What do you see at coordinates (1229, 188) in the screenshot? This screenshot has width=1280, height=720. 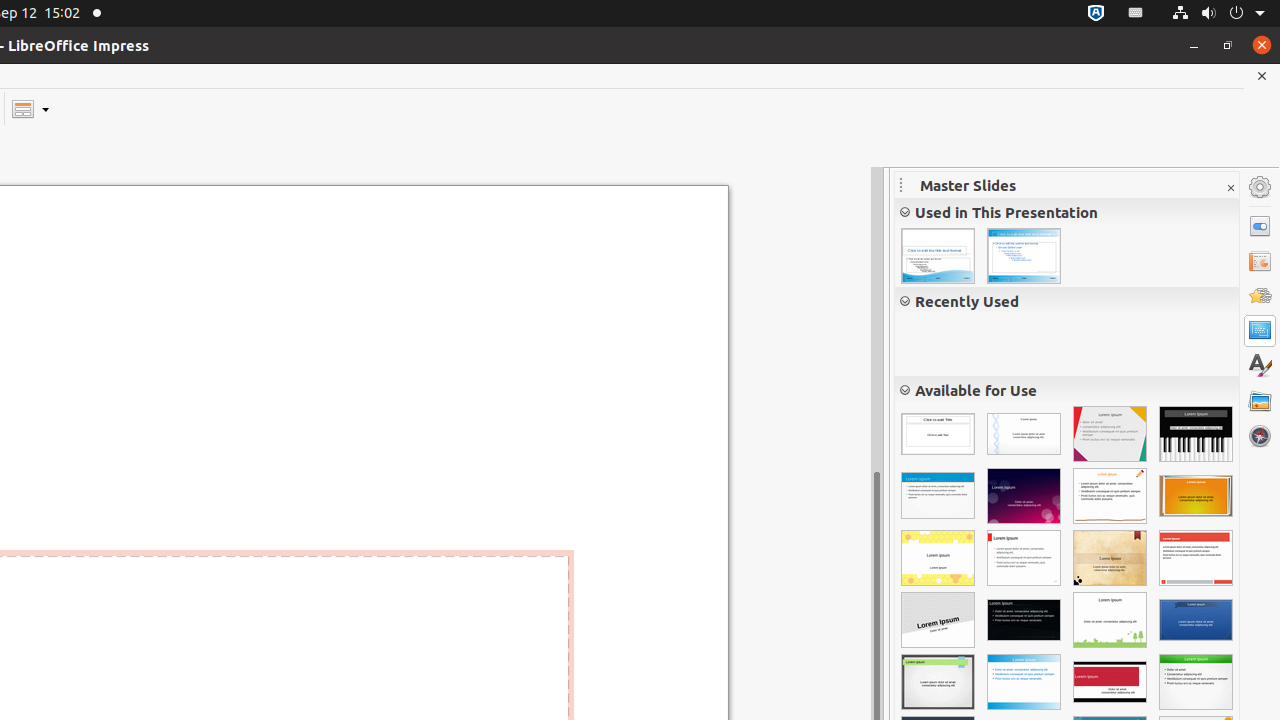 I see `'Close Sidebar Deck'` at bounding box center [1229, 188].